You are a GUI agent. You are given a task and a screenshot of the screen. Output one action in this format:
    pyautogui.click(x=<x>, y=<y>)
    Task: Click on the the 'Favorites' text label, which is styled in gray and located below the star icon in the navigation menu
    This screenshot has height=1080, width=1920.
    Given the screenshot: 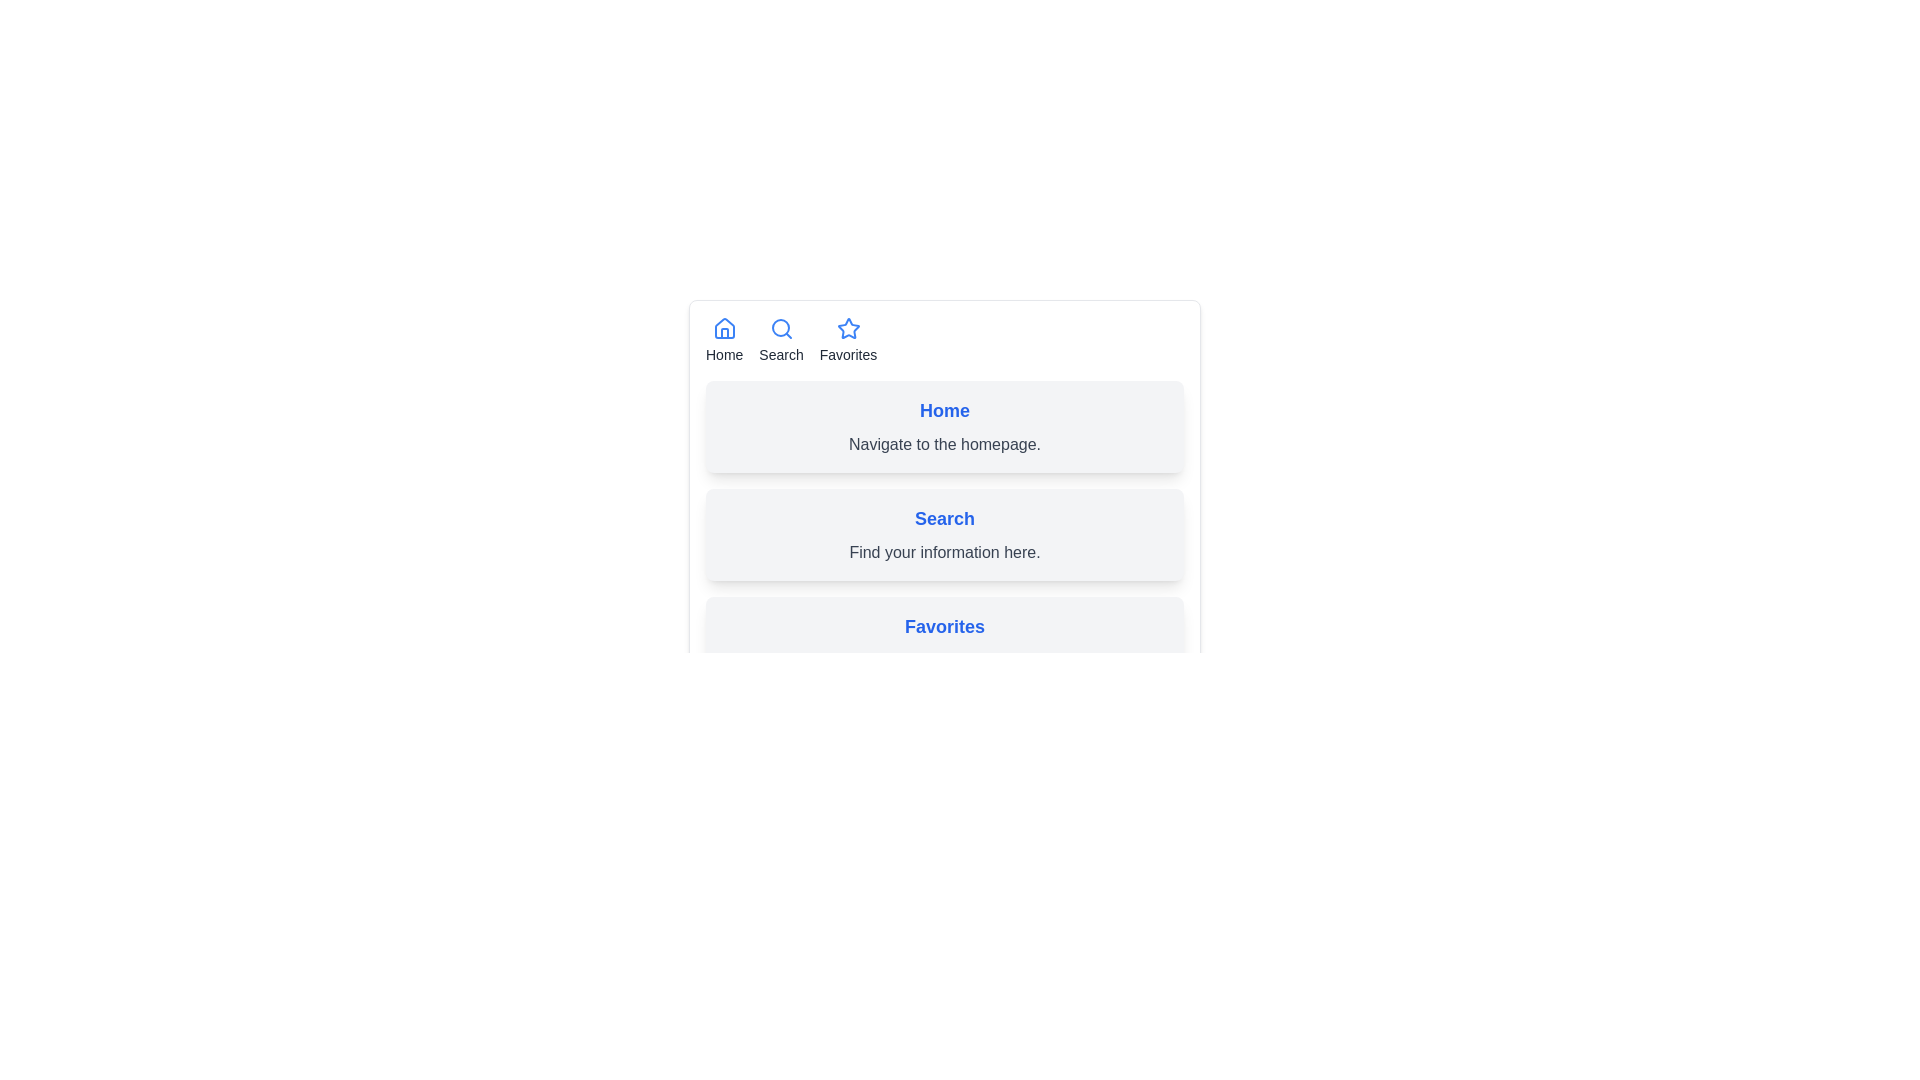 What is the action you would take?
    pyautogui.click(x=848, y=353)
    